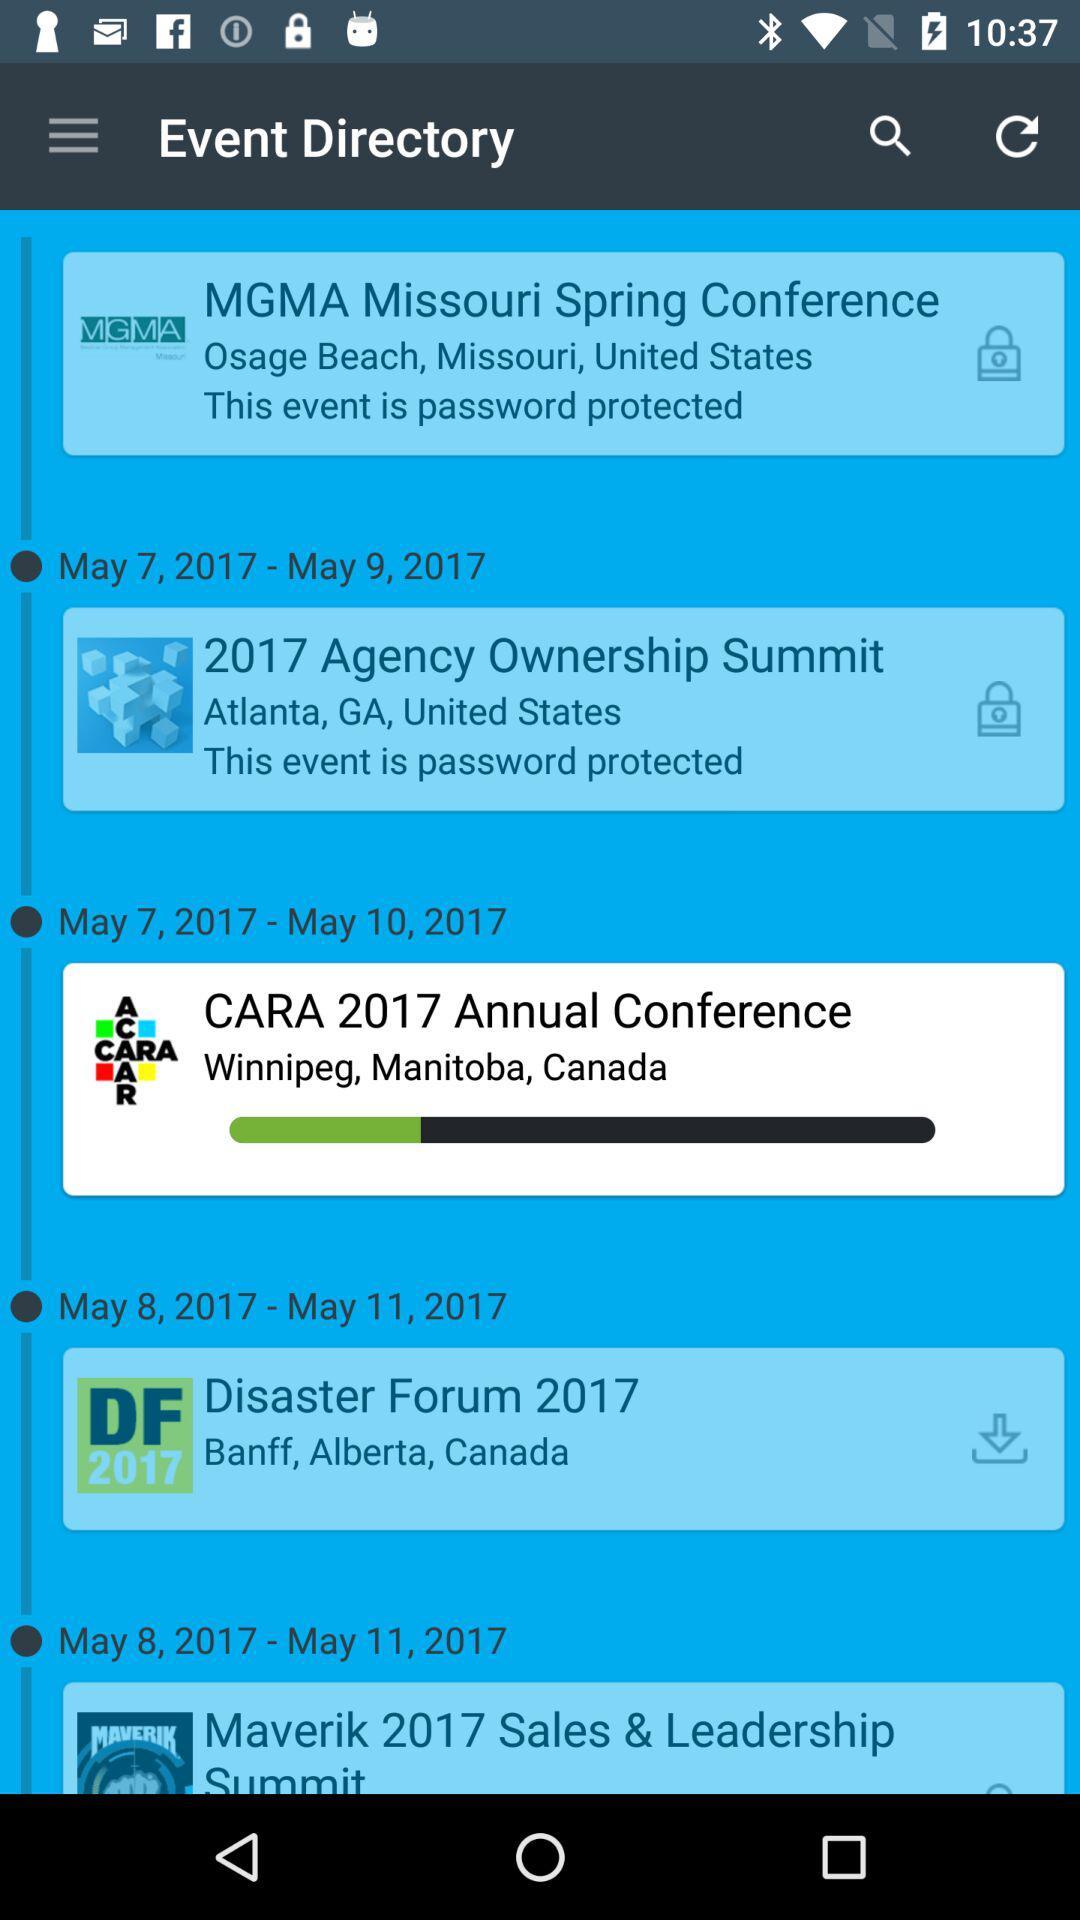 This screenshot has height=1920, width=1080. I want to click on disaster forum 2017 icon, so click(582, 1392).